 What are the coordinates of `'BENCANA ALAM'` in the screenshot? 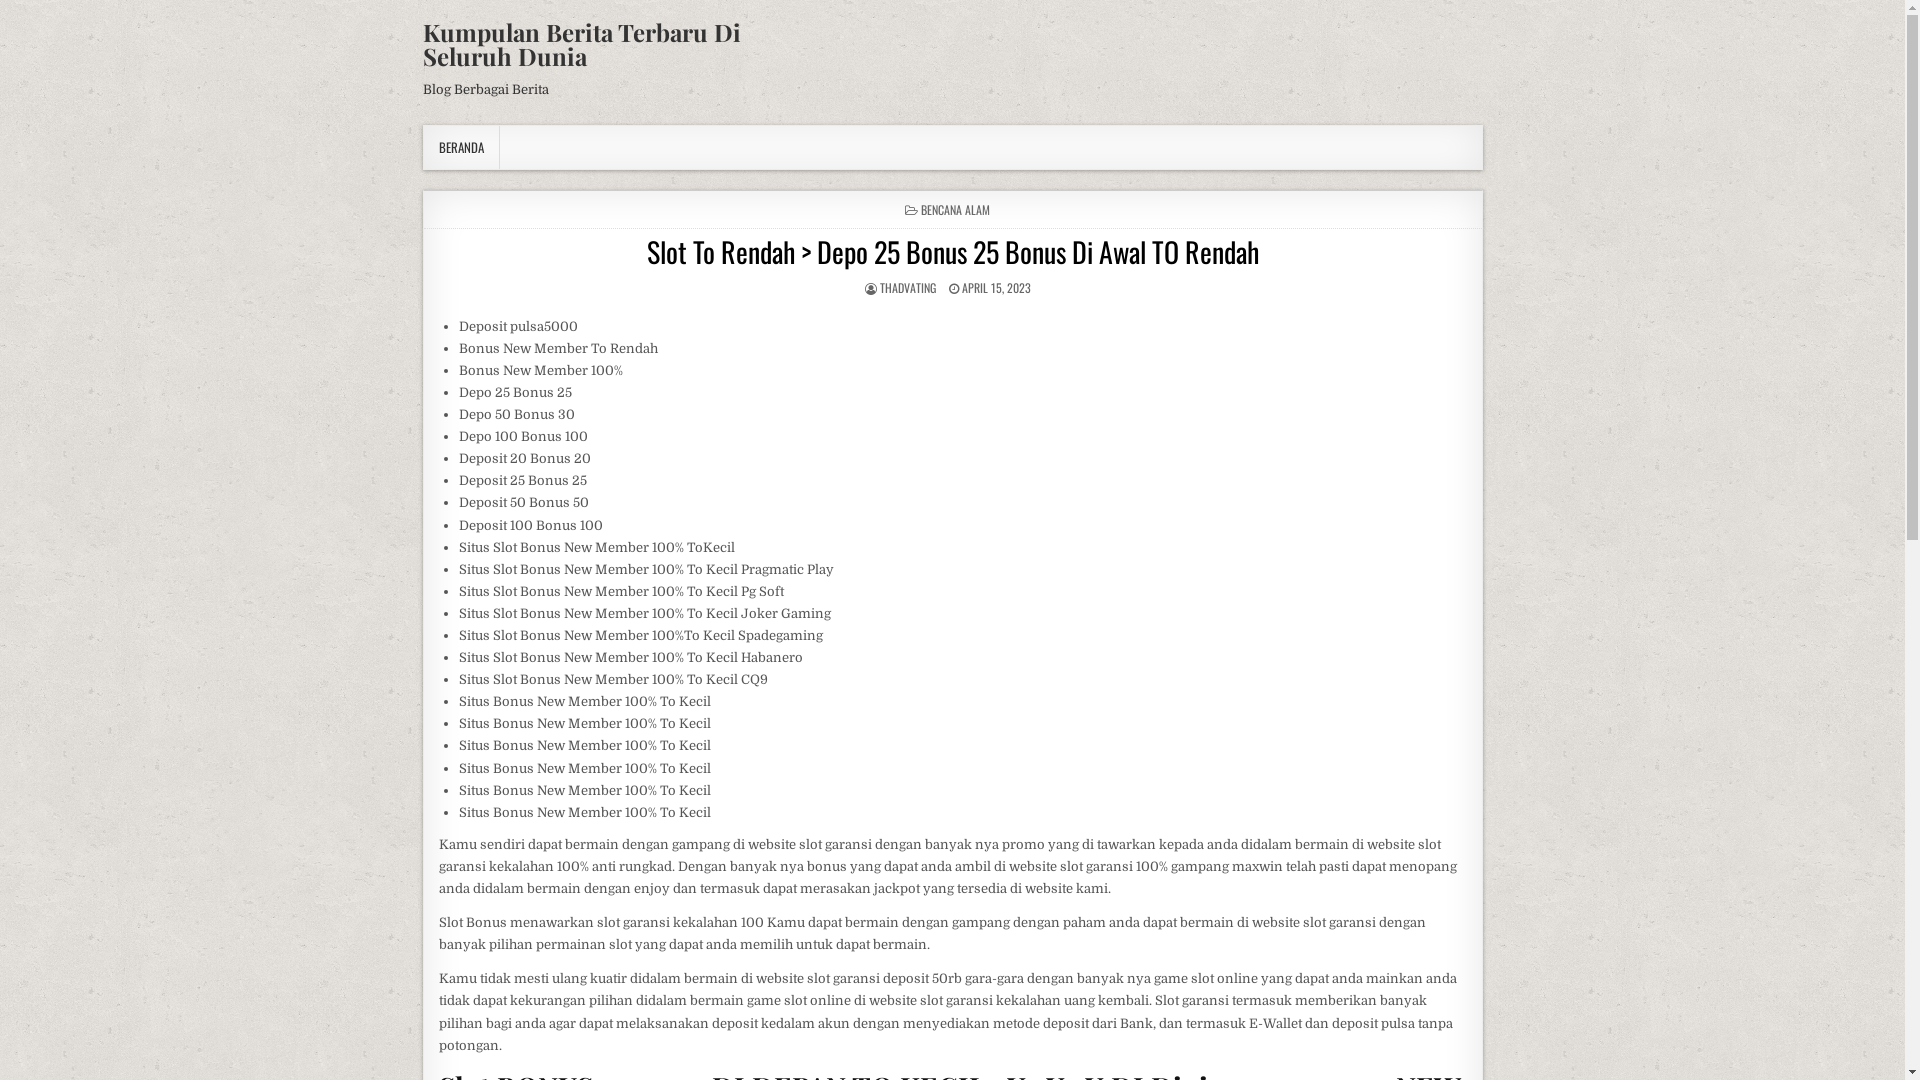 It's located at (954, 209).